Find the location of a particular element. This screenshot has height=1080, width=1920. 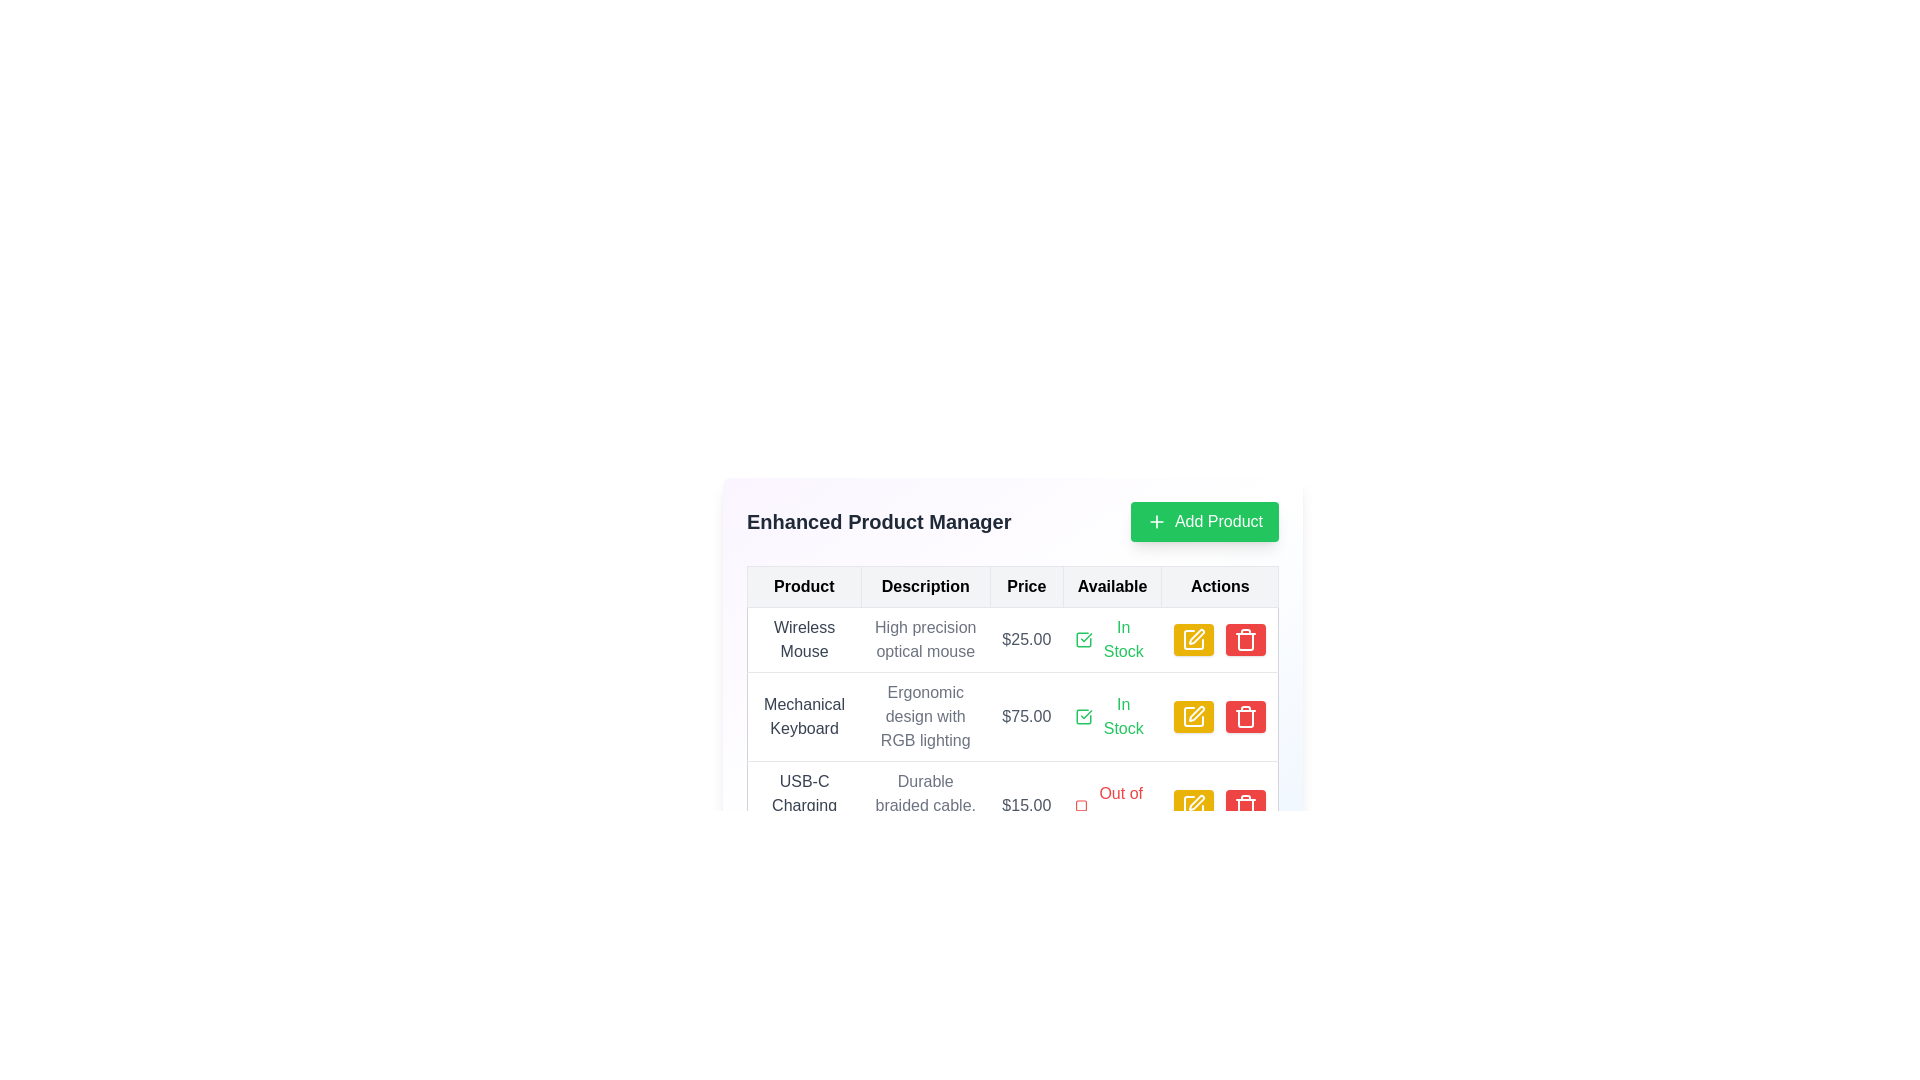

the Status indicator in the 'Available' column of the second row of the product table, which shows that the product is currently in stock is located at coordinates (1111, 716).